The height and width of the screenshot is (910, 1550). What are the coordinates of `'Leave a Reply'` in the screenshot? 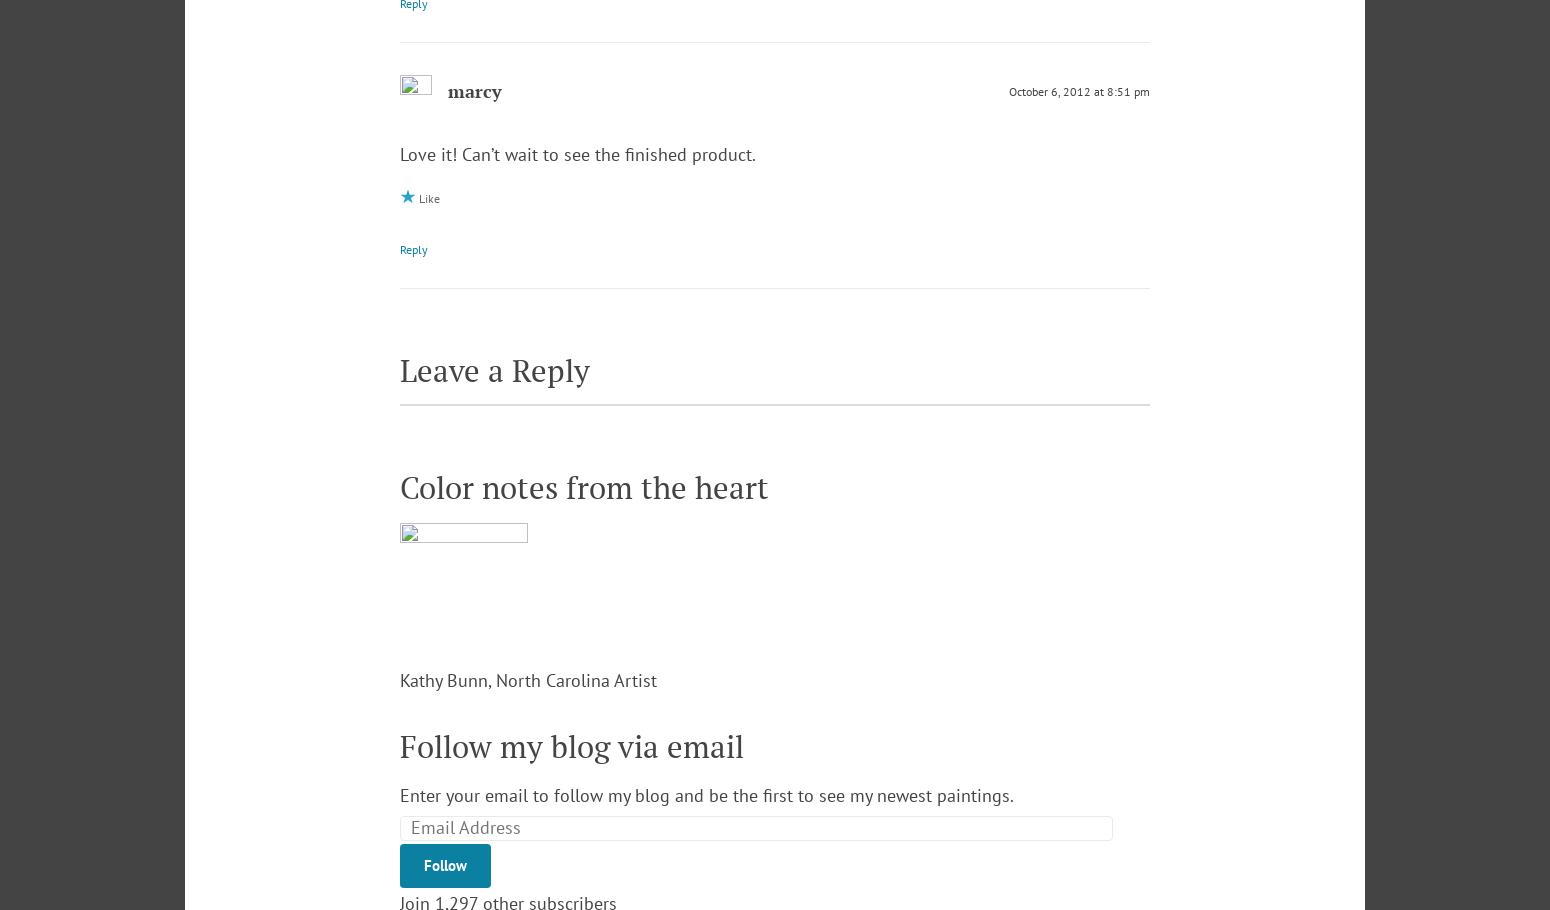 It's located at (494, 369).